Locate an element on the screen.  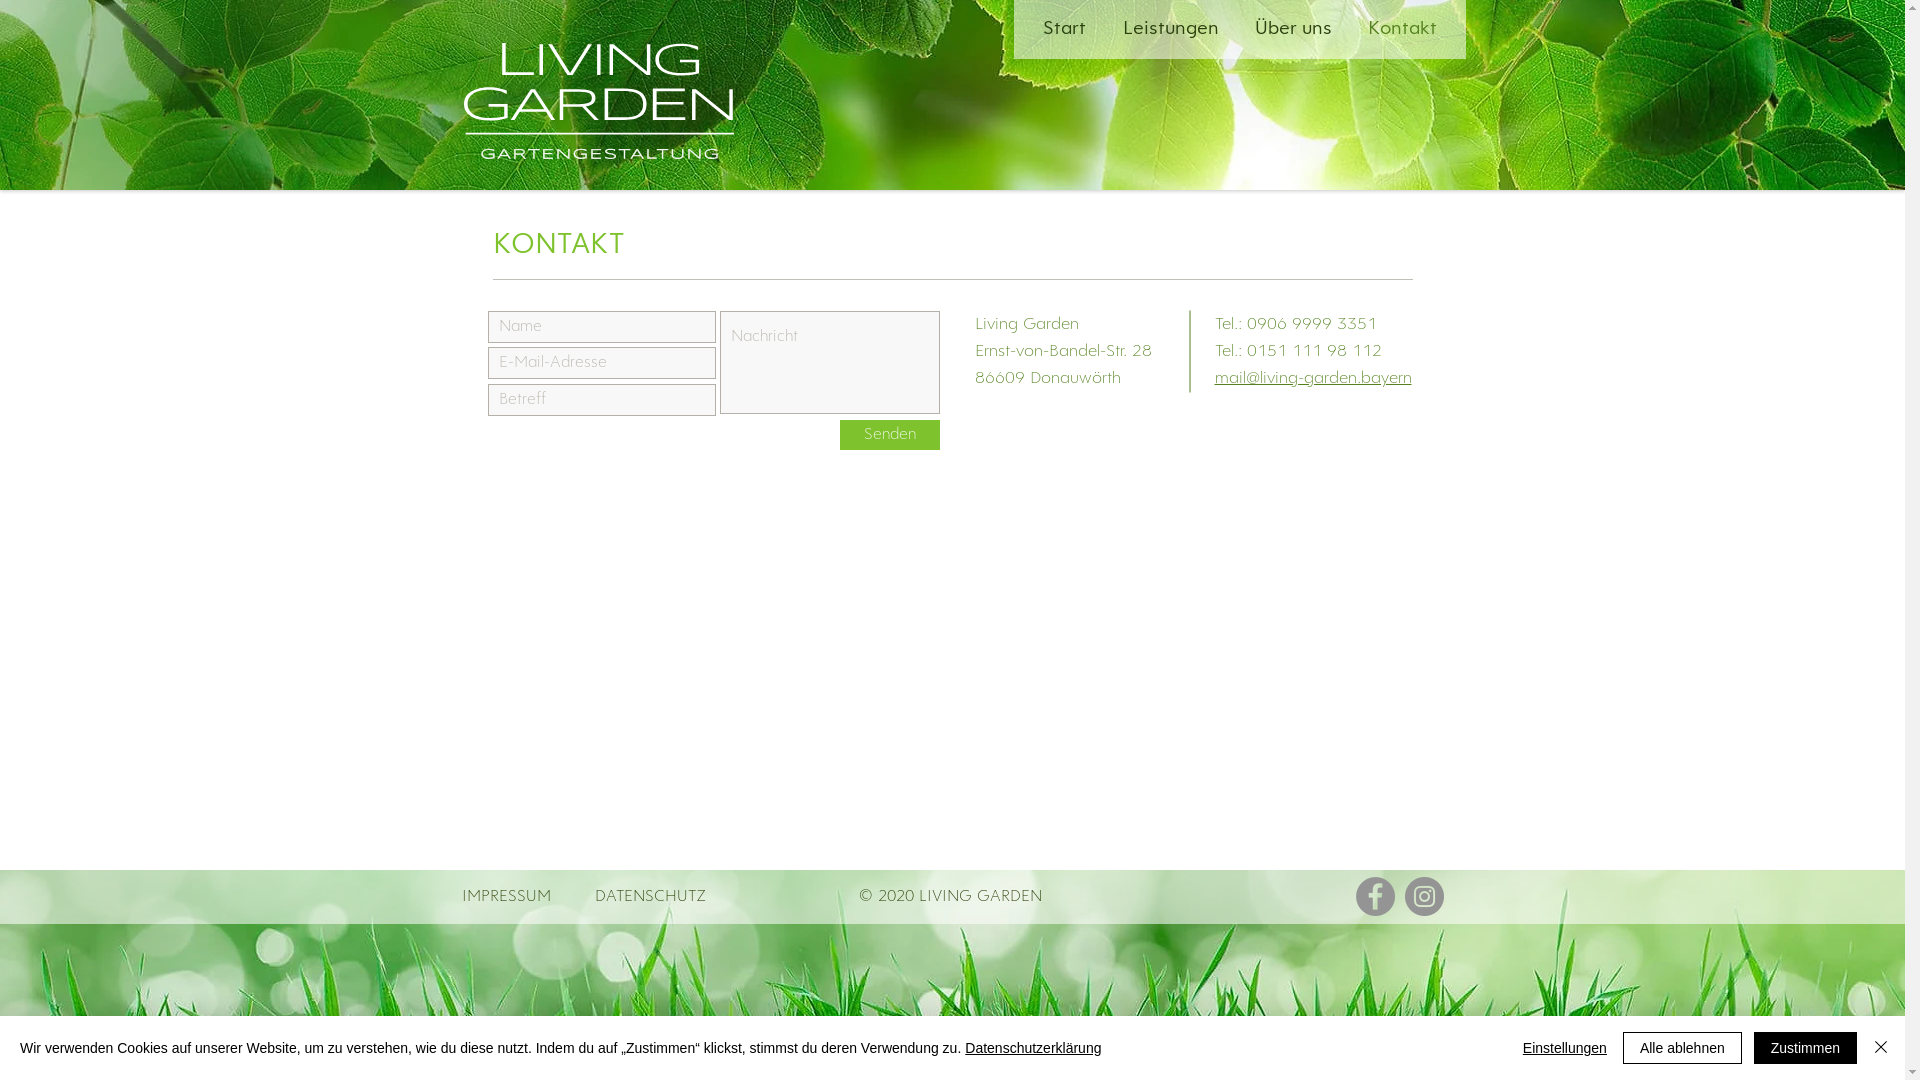
'Senden' is located at coordinates (888, 434).